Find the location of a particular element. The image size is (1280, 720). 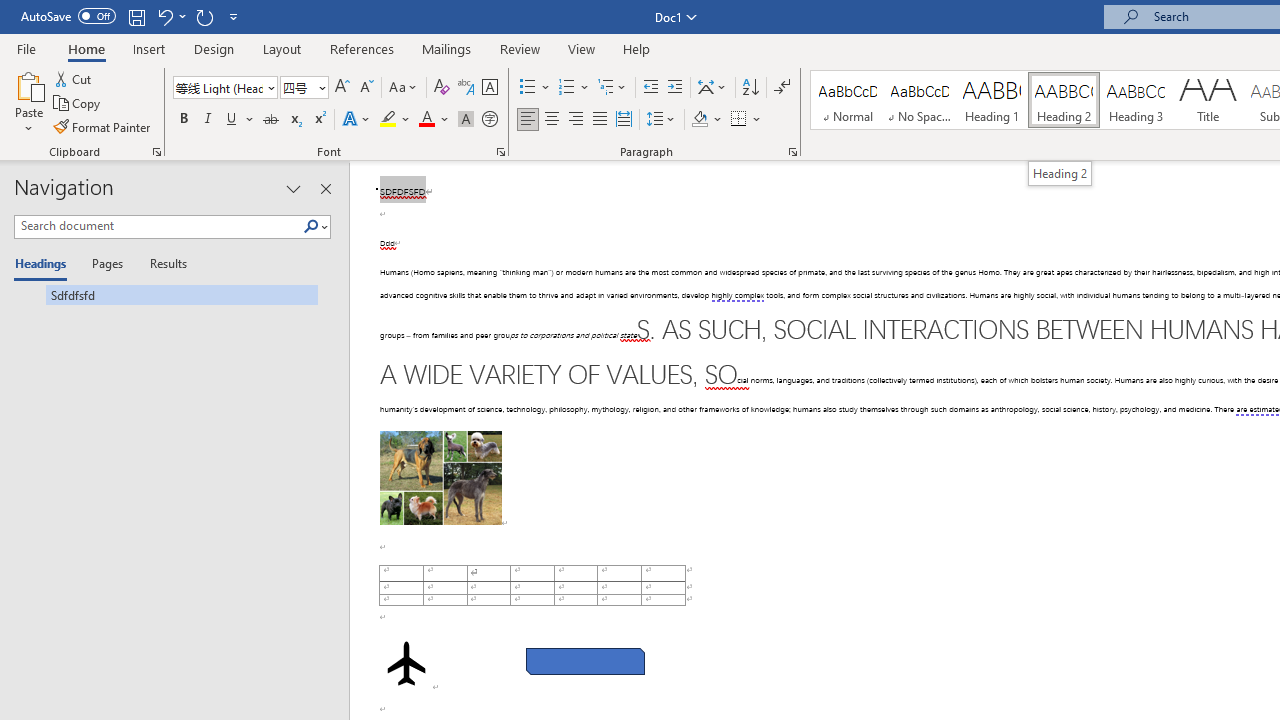

'Bold' is located at coordinates (183, 119).